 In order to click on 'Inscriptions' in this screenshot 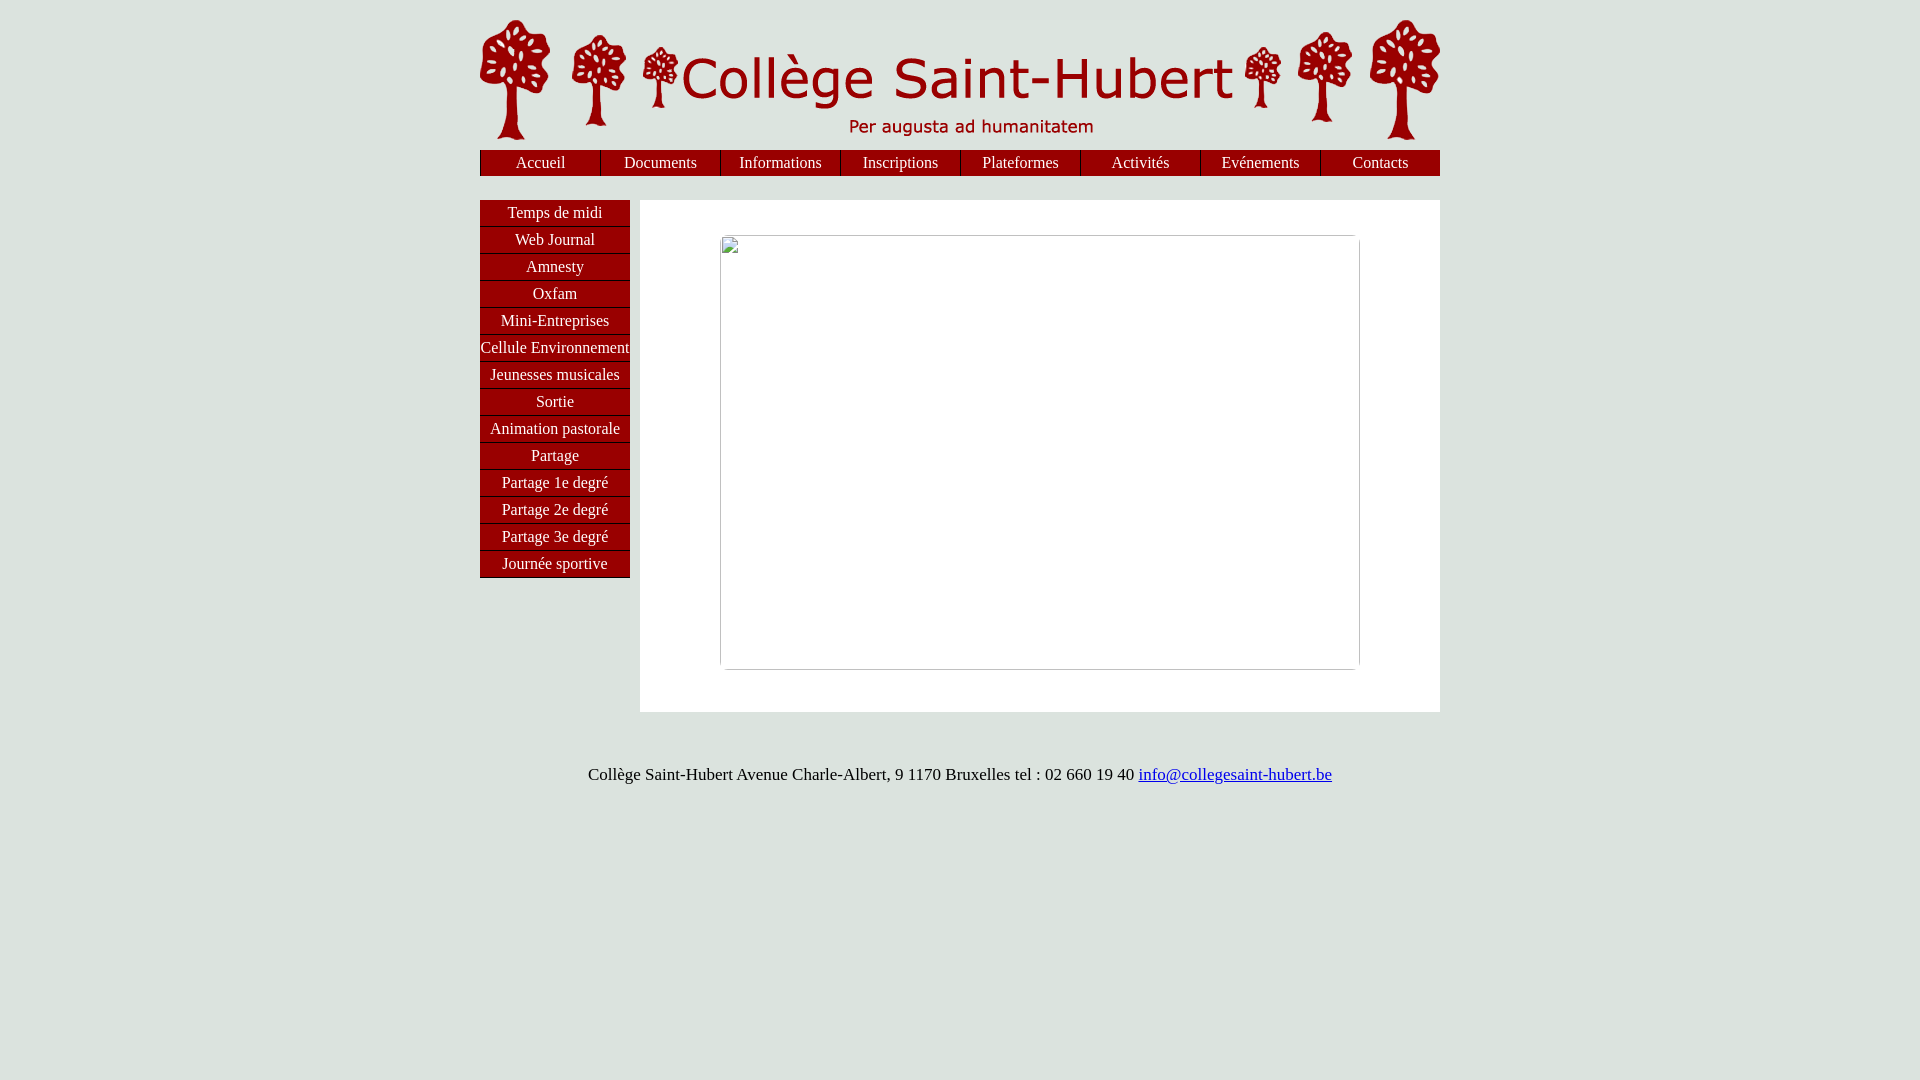, I will do `click(899, 161)`.